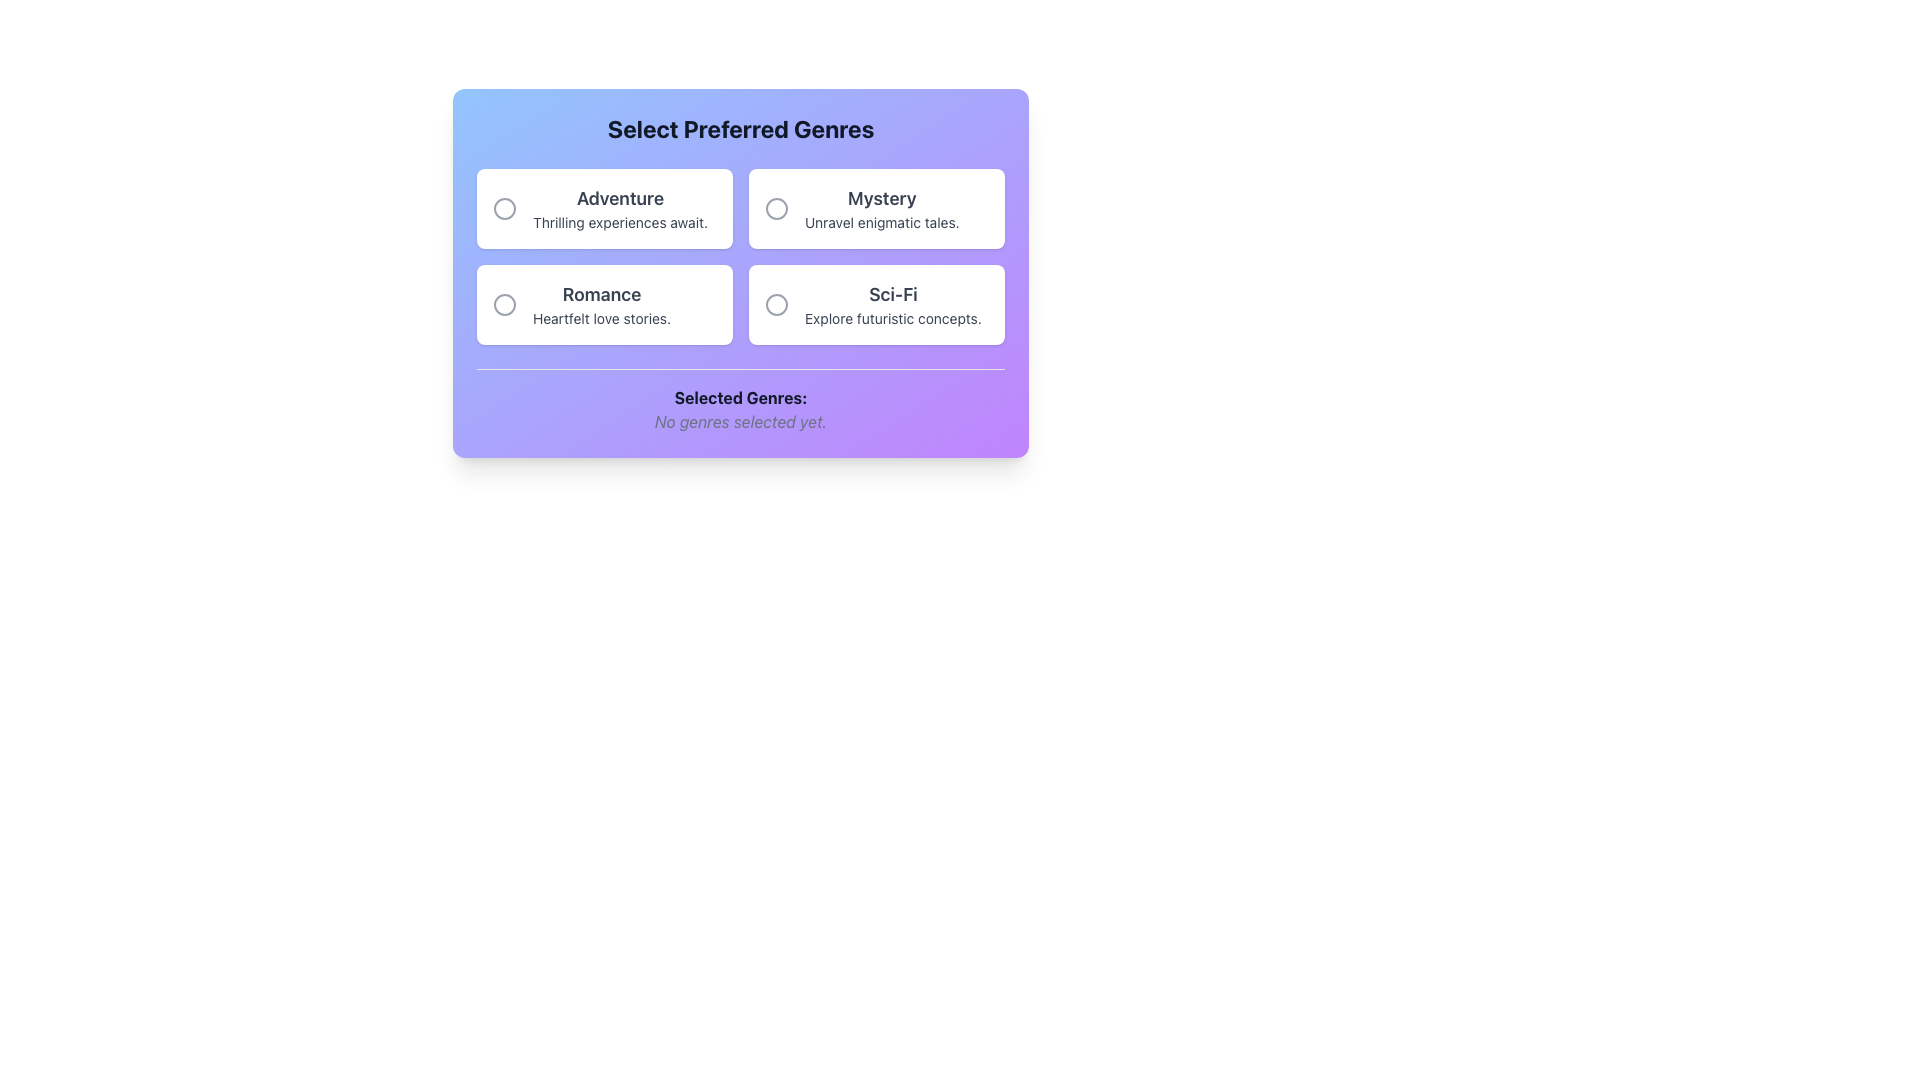 The width and height of the screenshot is (1920, 1080). Describe the element at coordinates (601, 294) in the screenshot. I see `the text label for the genre option 'Heartfelt love stories', which is located in the second row and first column of a 2x2 grid arrangement, with a circular selector on its left` at that location.